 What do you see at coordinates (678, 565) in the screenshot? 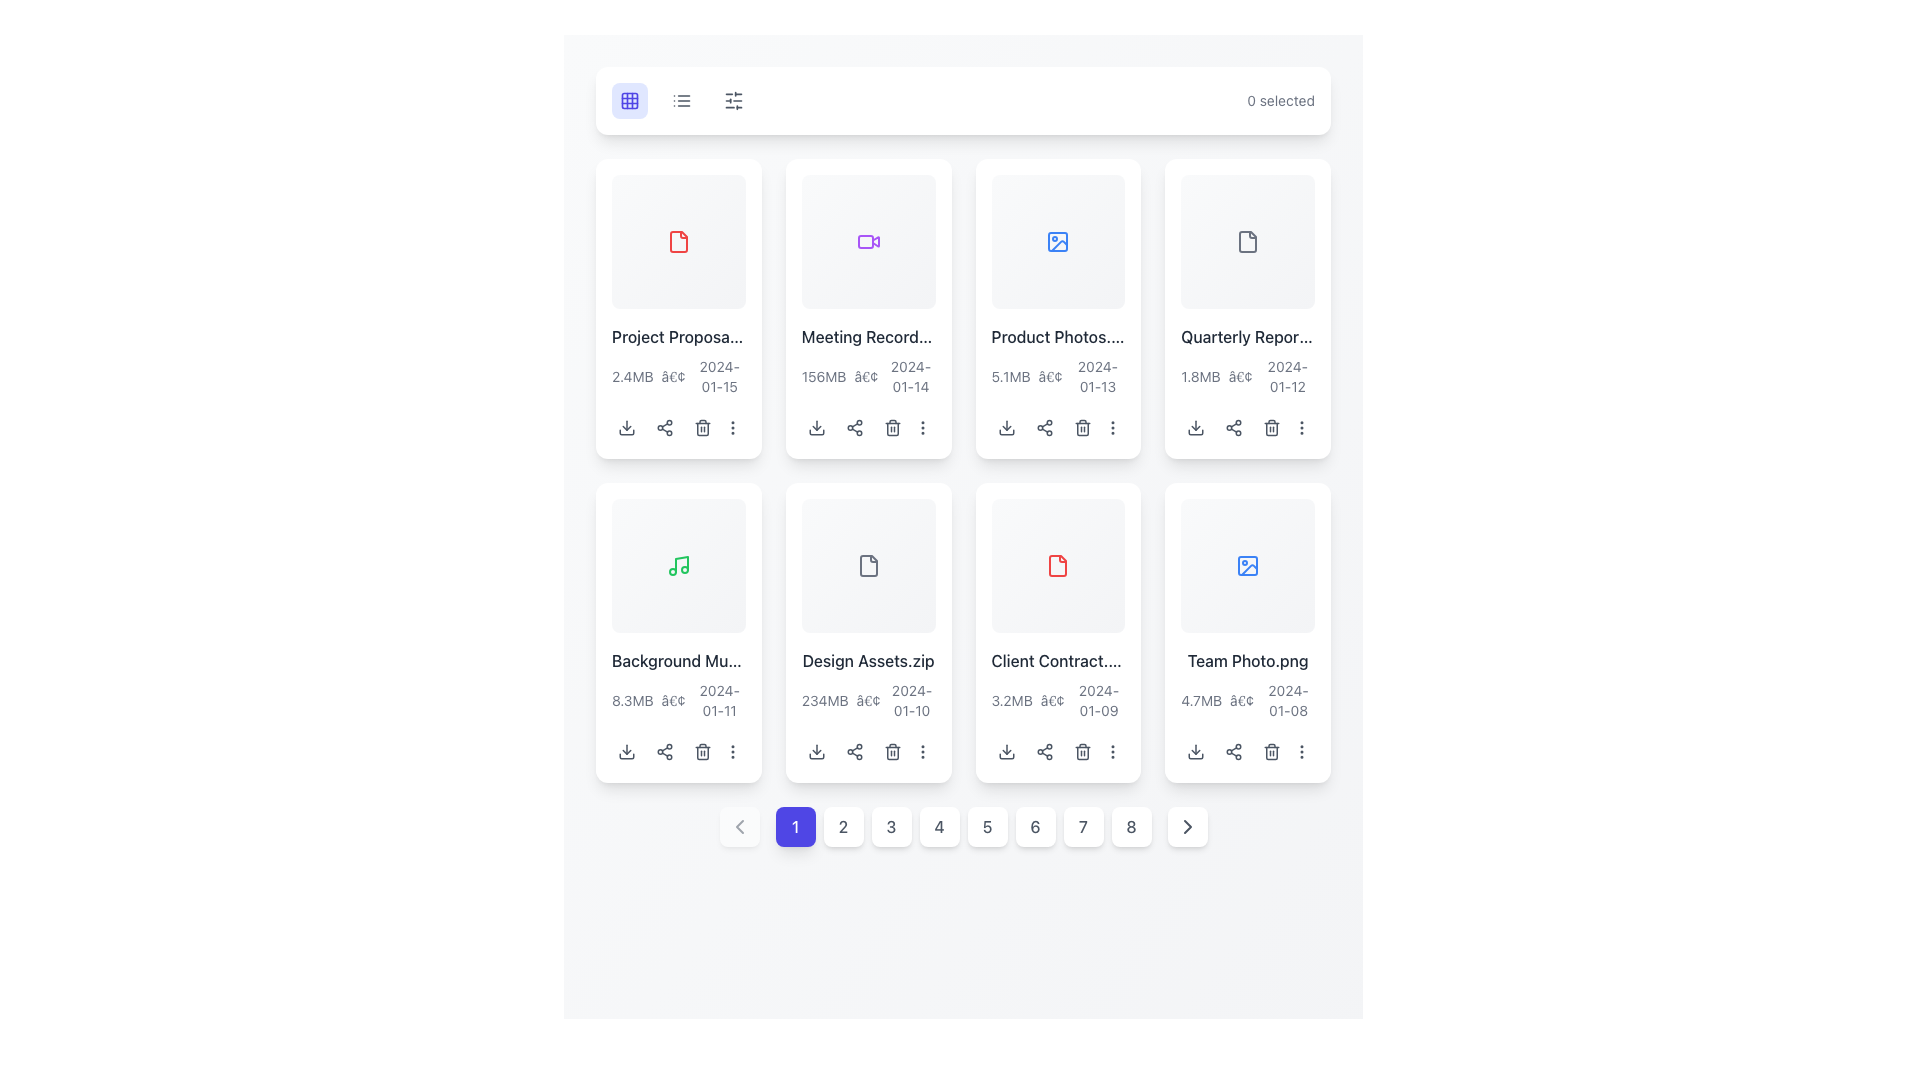
I see `the green-colored musical note icon, which is located in the second row and first column of the grid layout` at bounding box center [678, 565].